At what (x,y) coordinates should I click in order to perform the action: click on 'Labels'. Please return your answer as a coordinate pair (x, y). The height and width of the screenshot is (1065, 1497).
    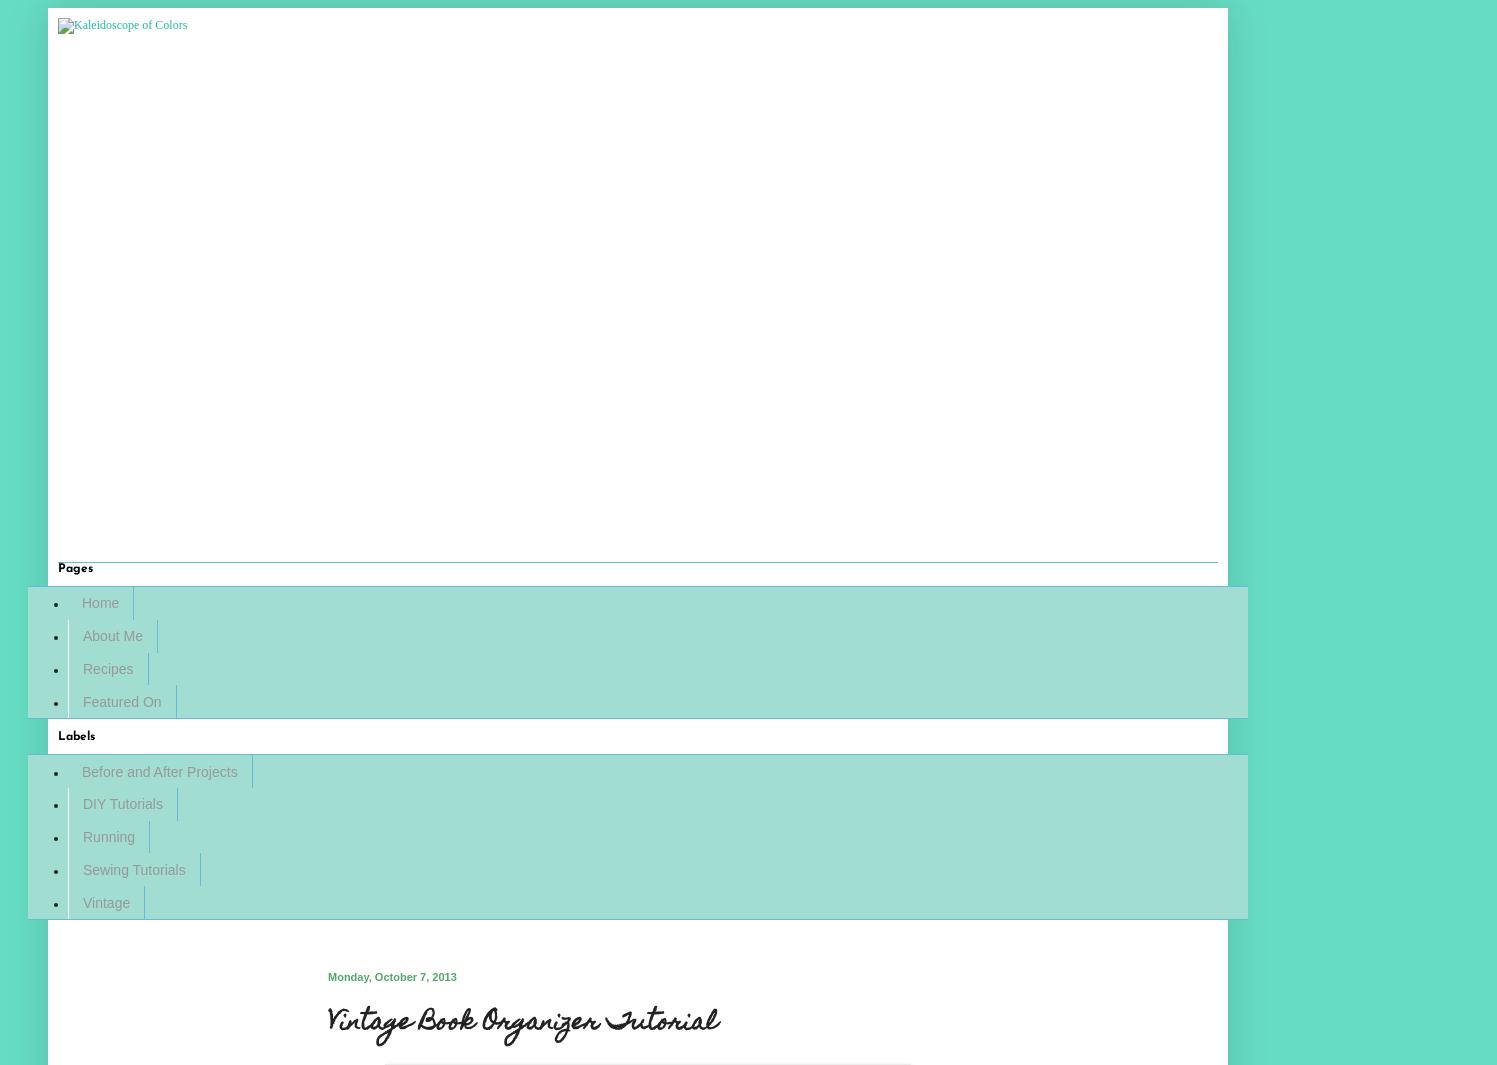
    Looking at the image, I should click on (76, 736).